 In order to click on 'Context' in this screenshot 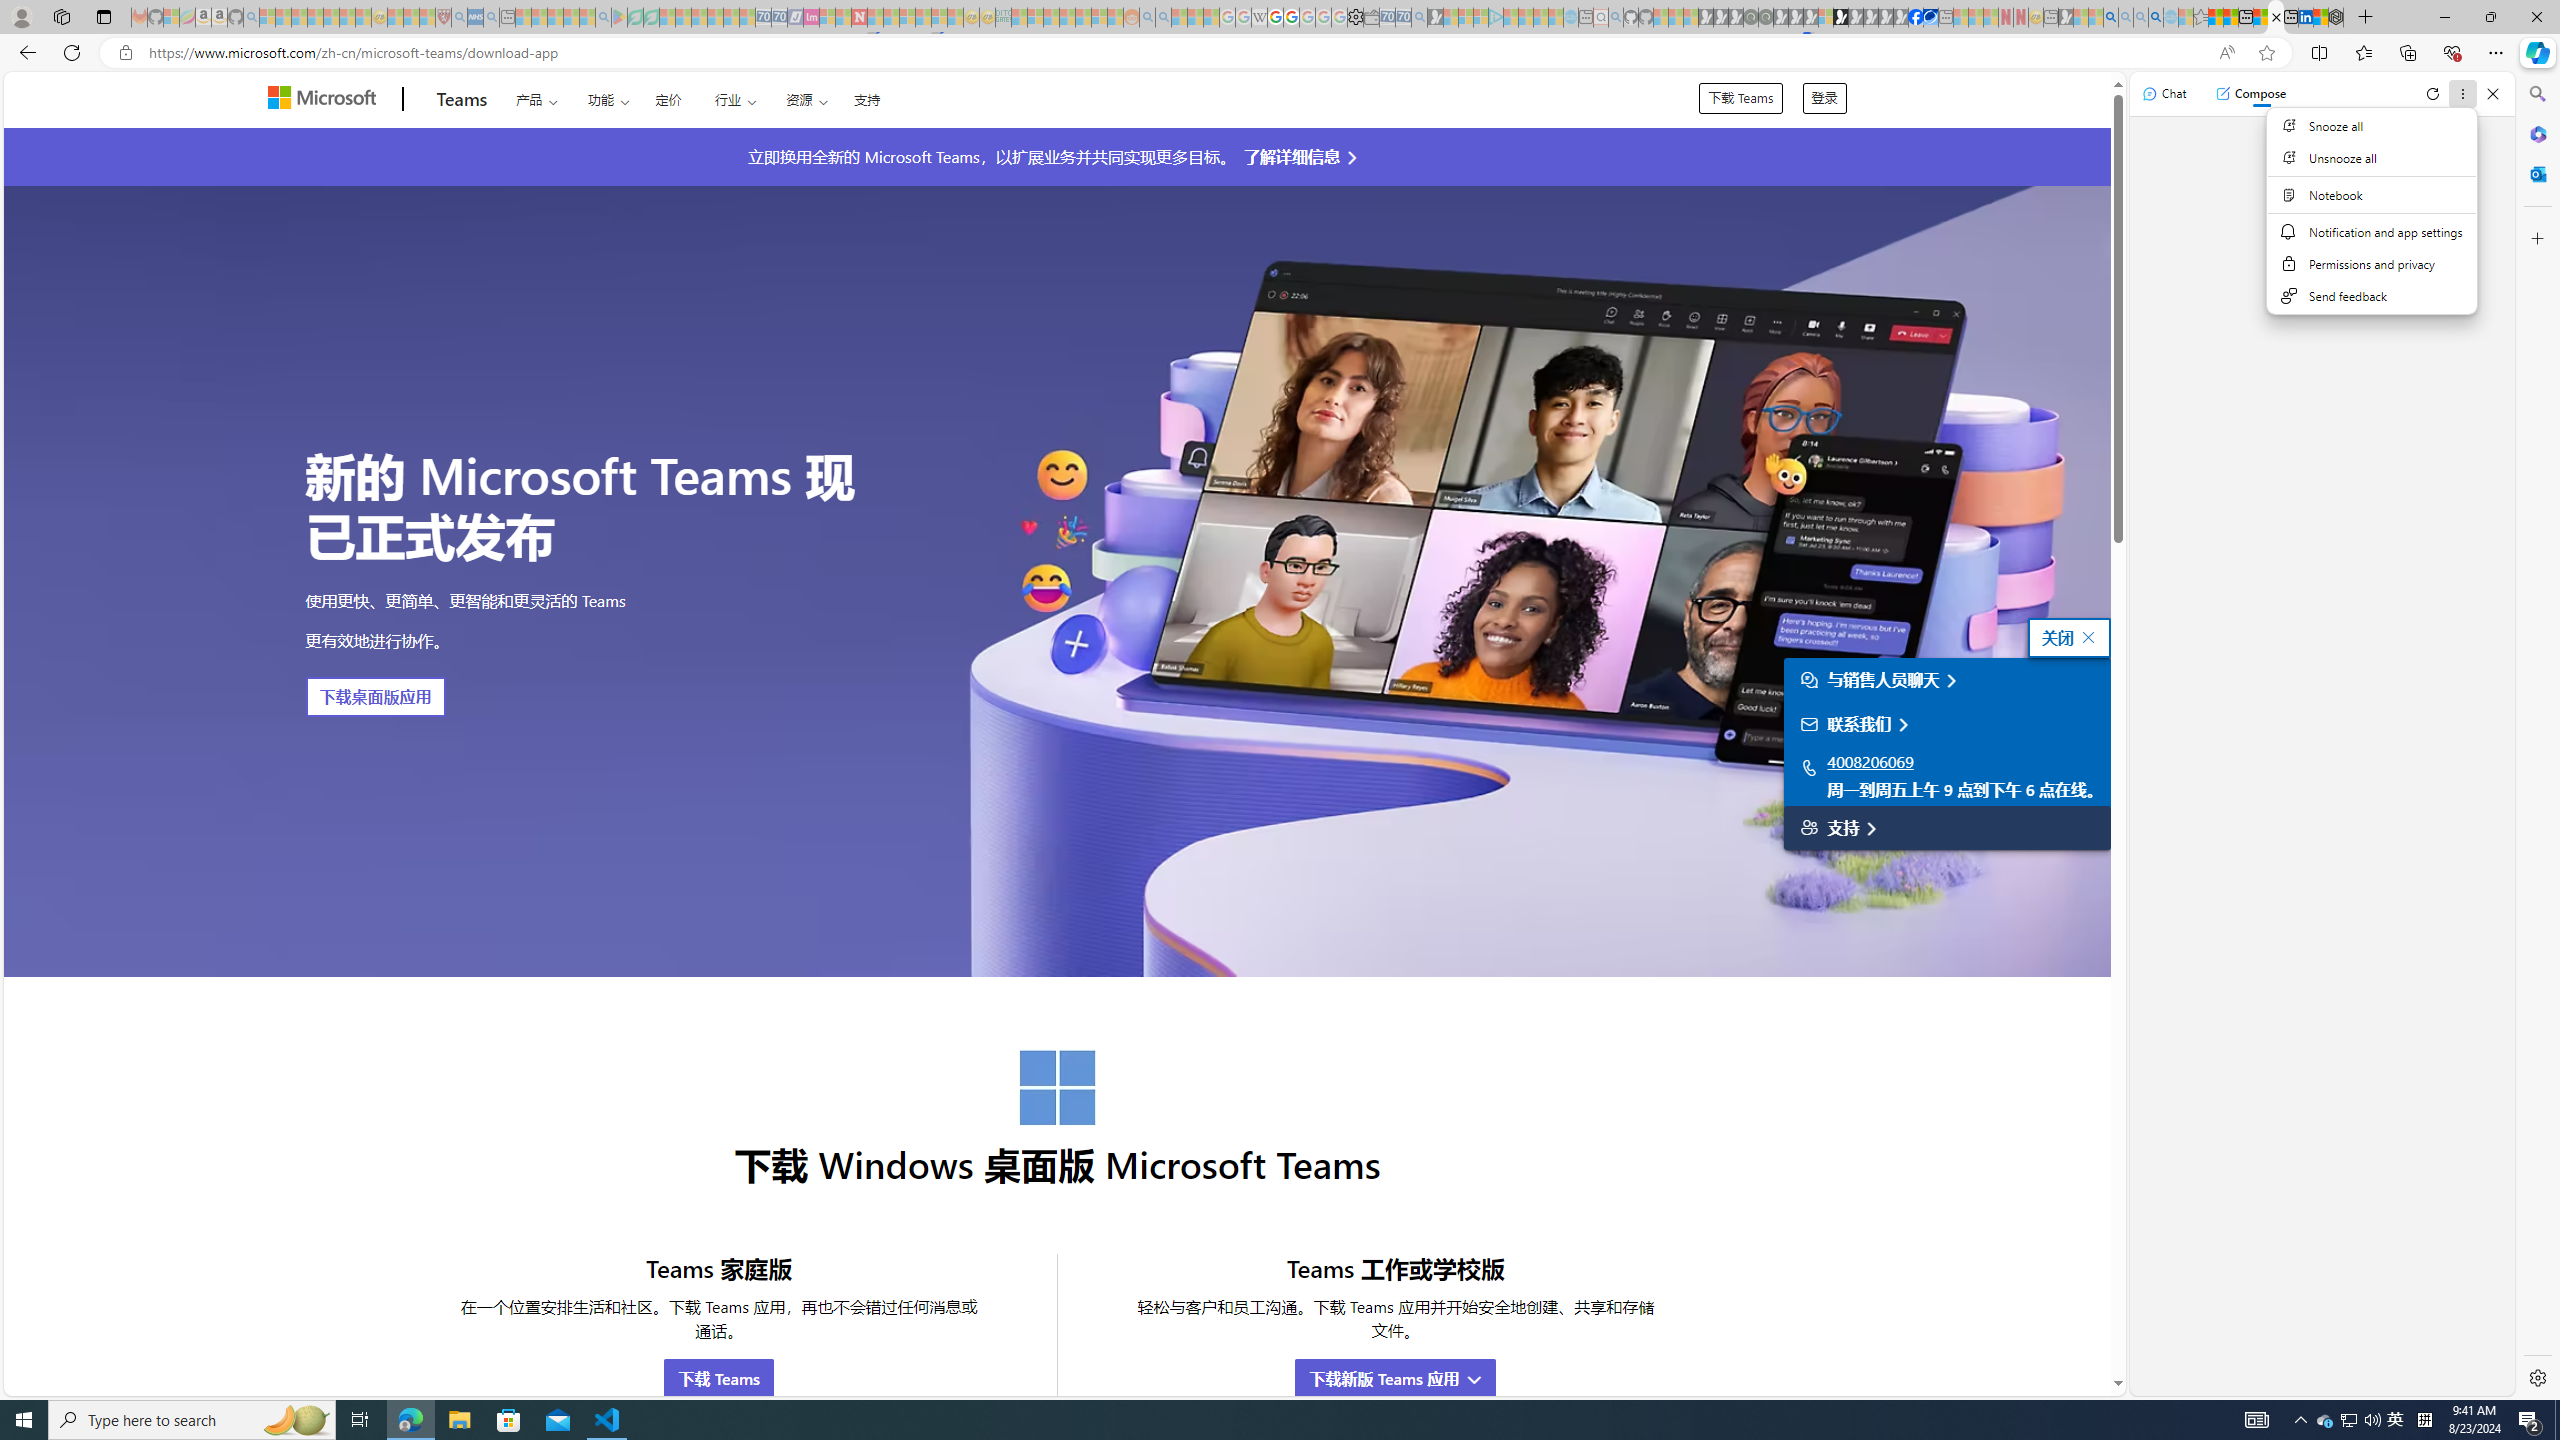, I will do `click(2372, 210)`.